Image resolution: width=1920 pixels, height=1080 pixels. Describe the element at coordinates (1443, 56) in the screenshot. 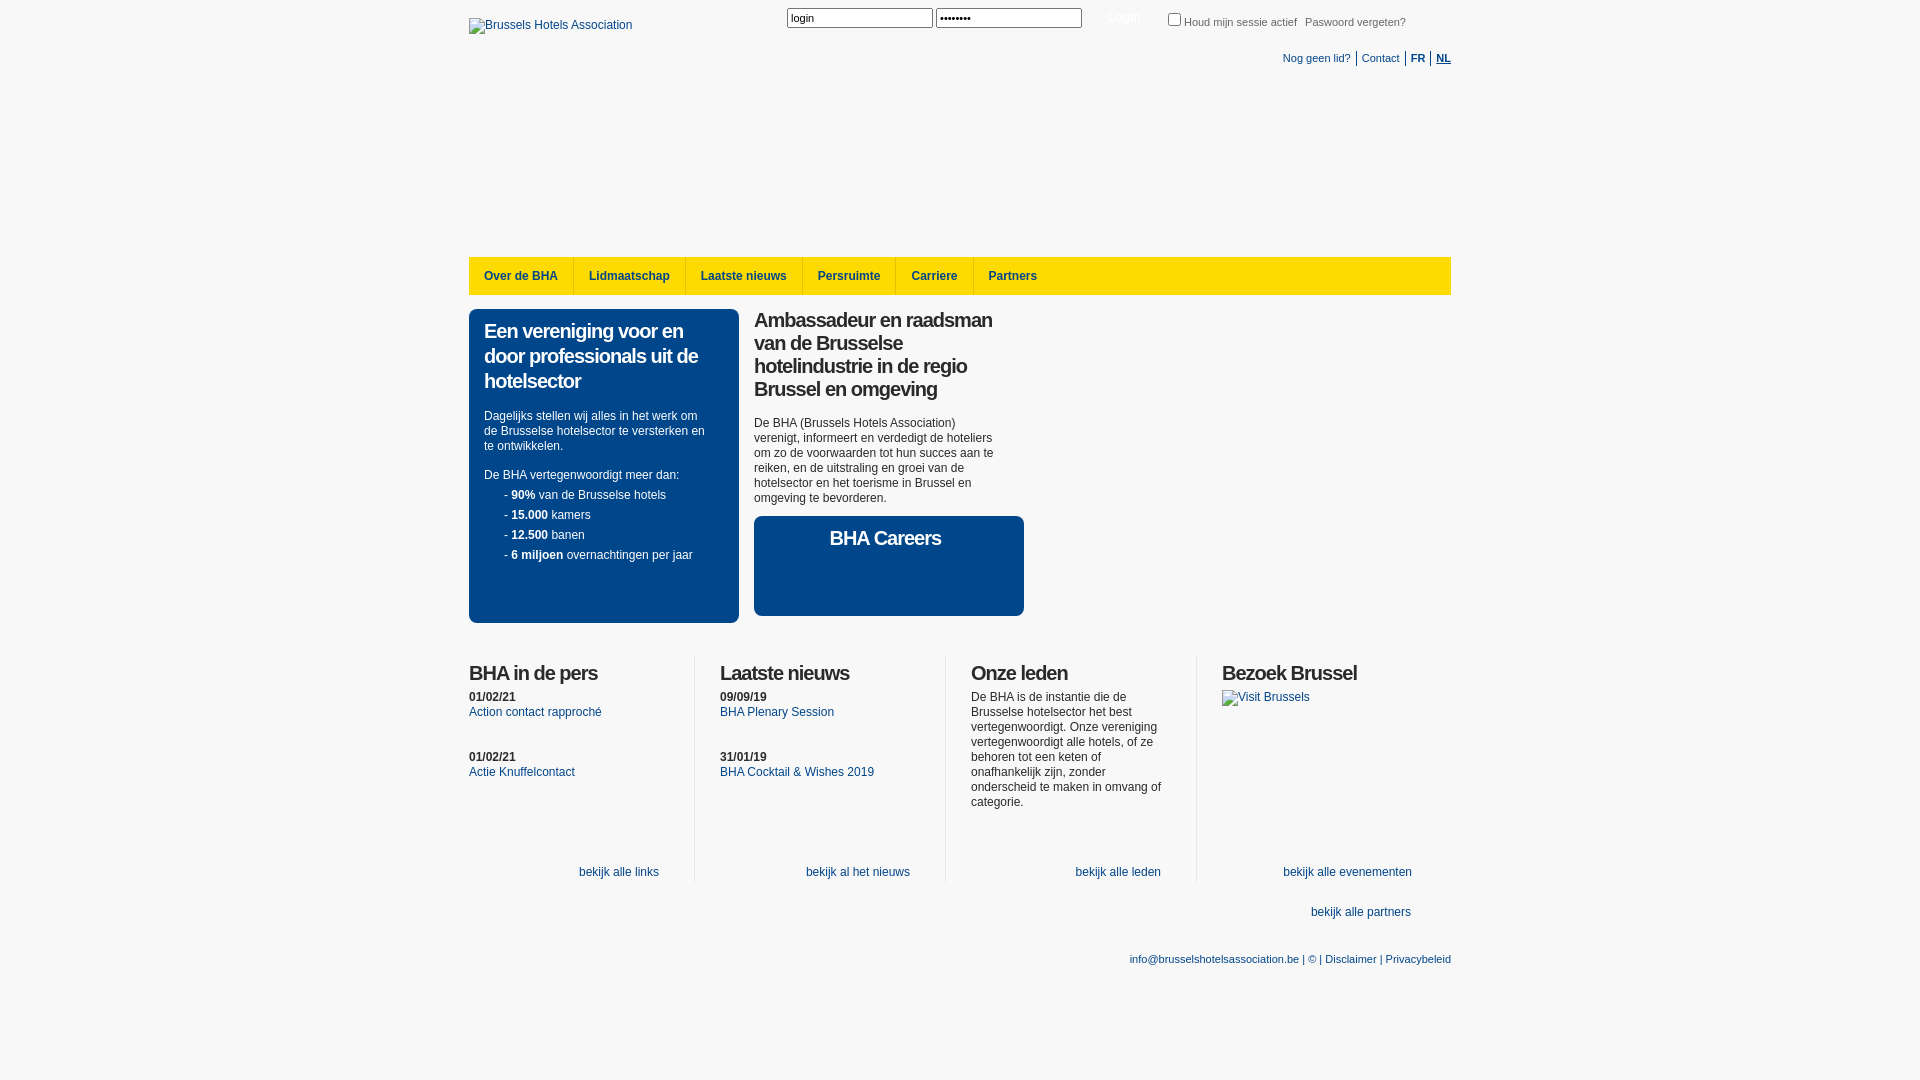

I see `'NL'` at that location.